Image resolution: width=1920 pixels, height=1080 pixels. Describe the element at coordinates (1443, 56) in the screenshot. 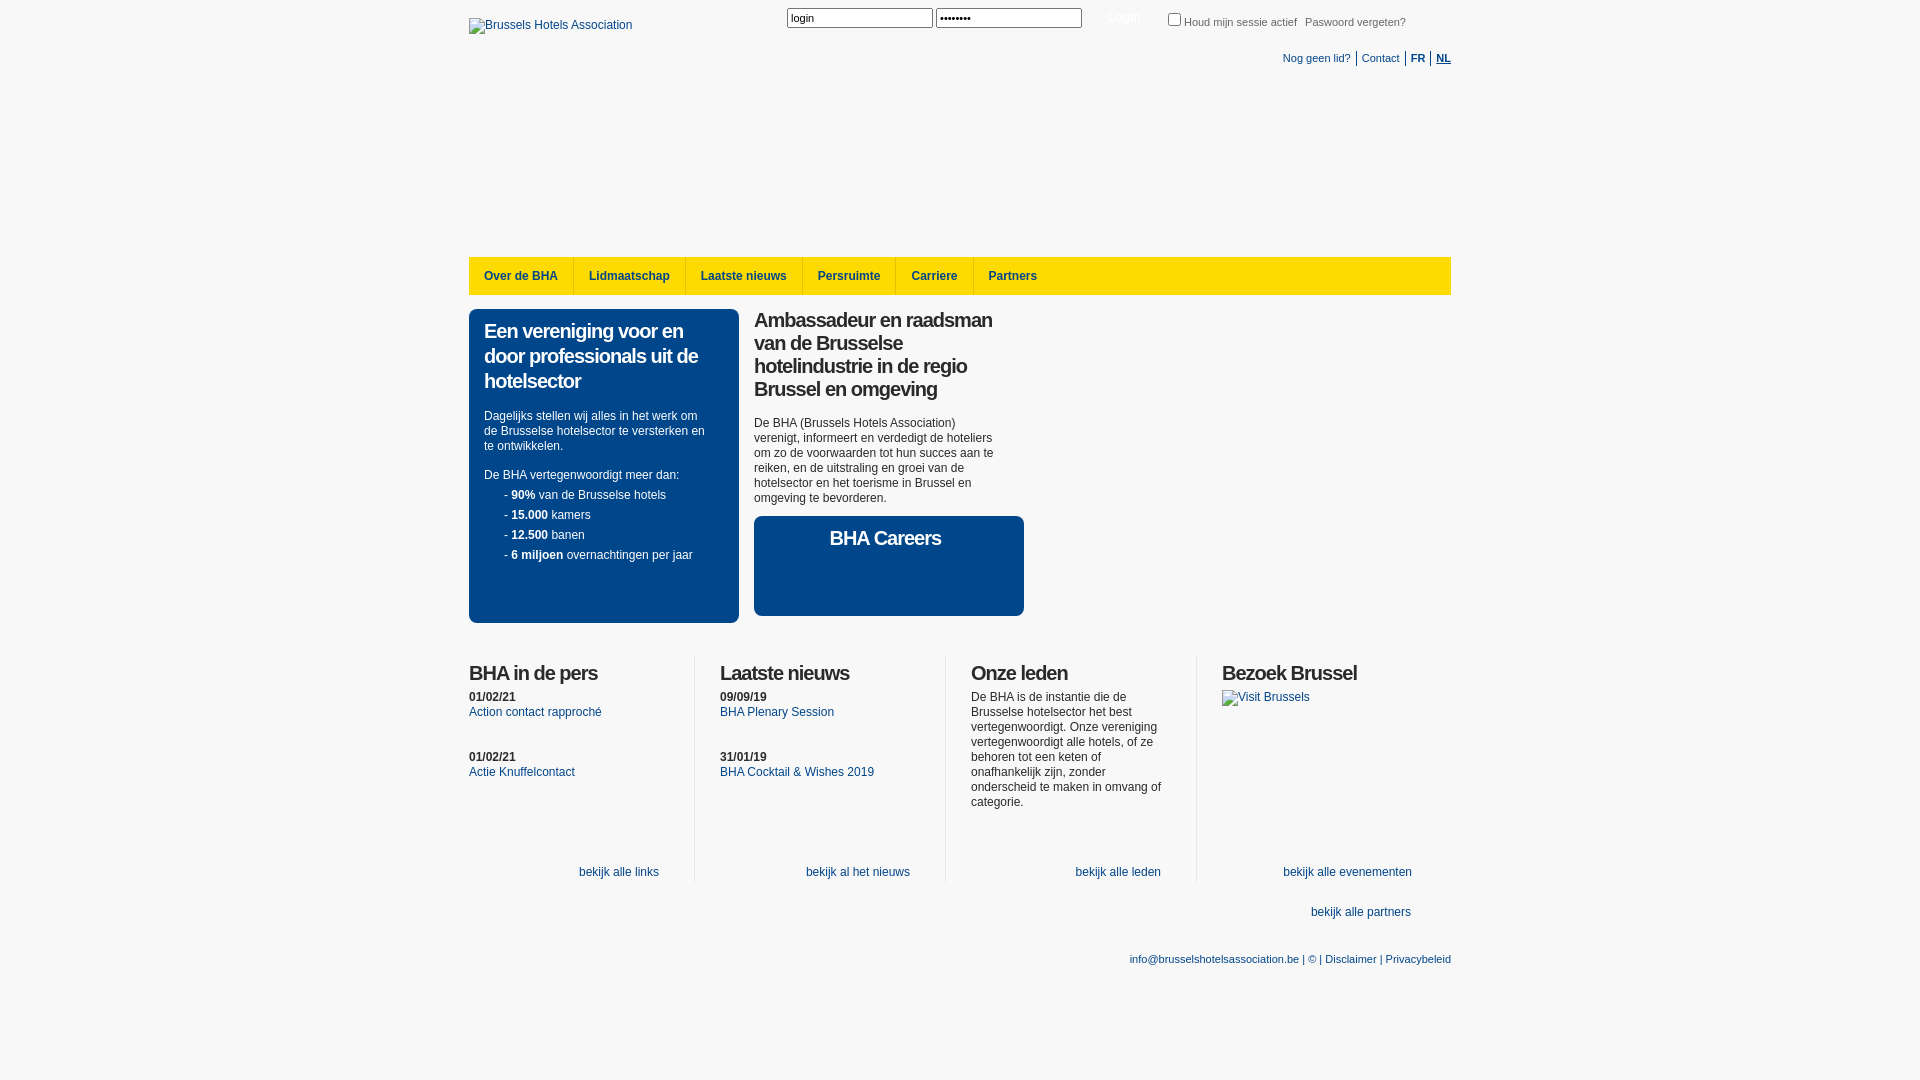

I see `'NL'` at that location.